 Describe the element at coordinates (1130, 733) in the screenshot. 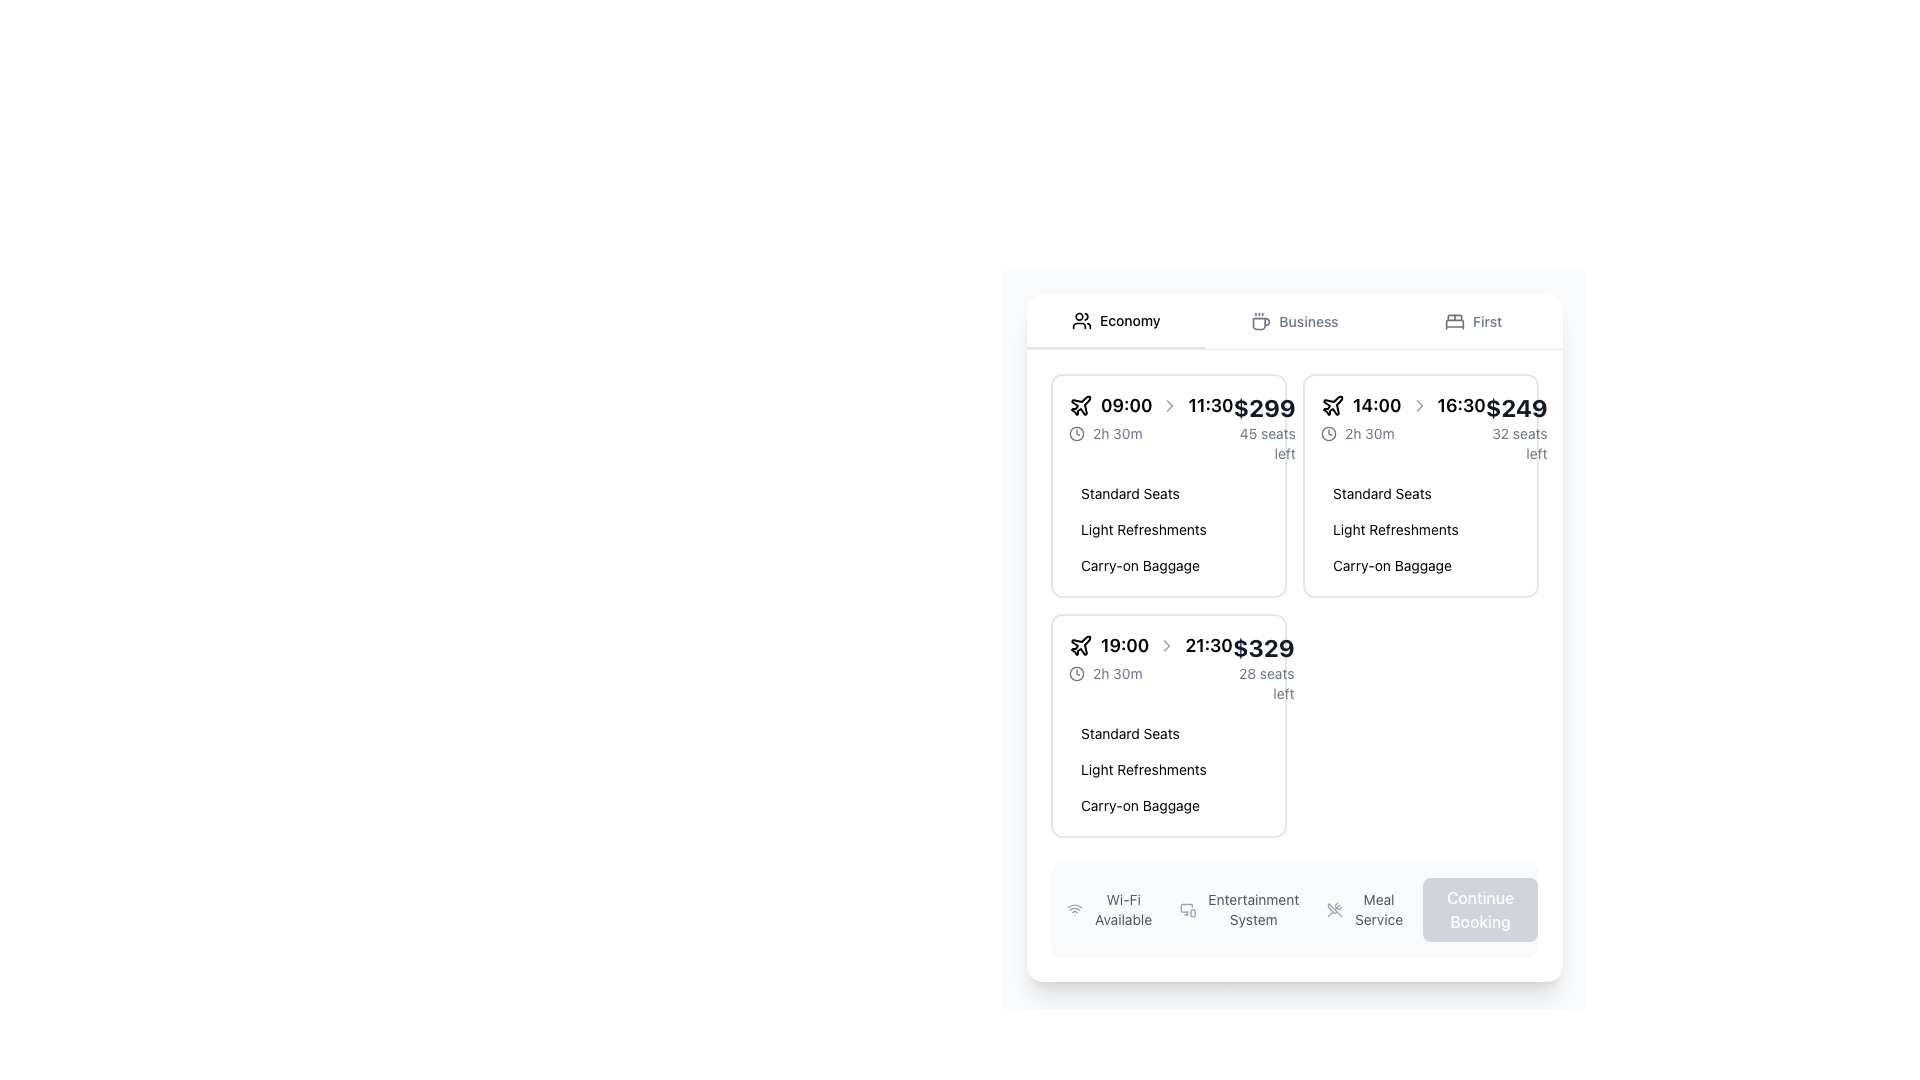

I see `the 'Standard Seats' label, which is the first label in a vertical list of amenities in a flight selection interface` at that location.